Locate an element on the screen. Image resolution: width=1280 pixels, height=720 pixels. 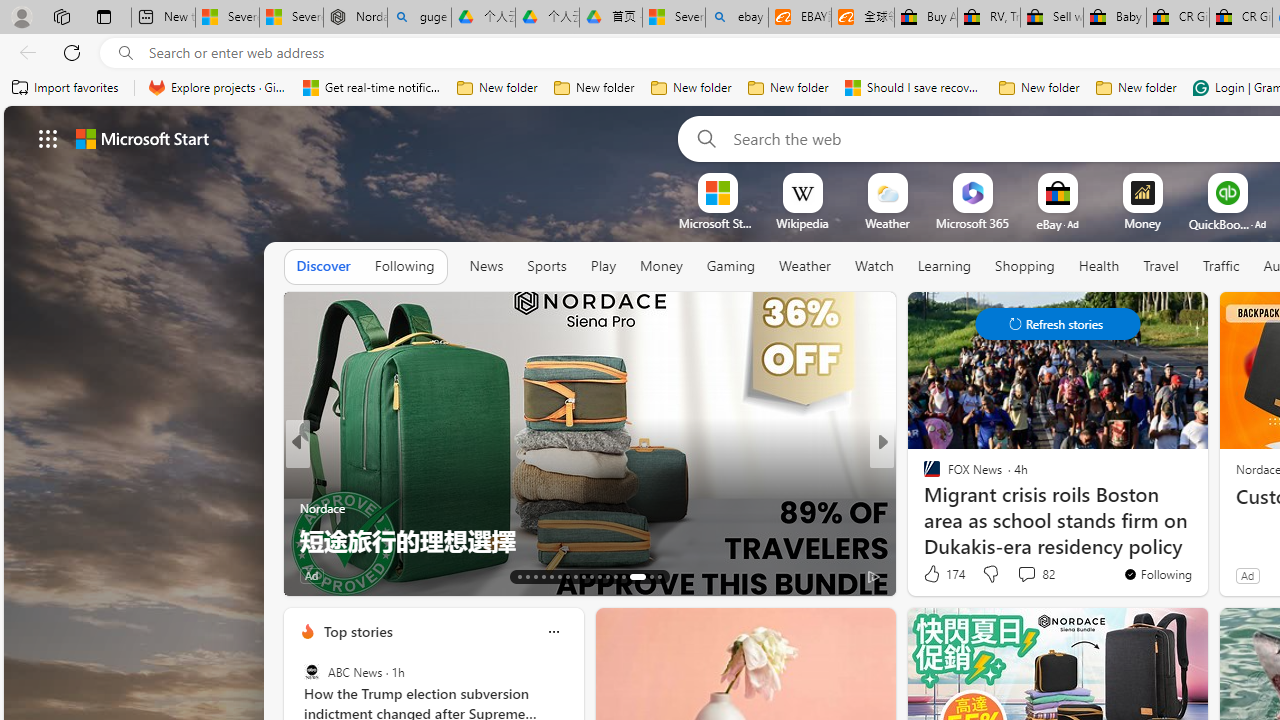
'Watch' is located at coordinates (874, 266).